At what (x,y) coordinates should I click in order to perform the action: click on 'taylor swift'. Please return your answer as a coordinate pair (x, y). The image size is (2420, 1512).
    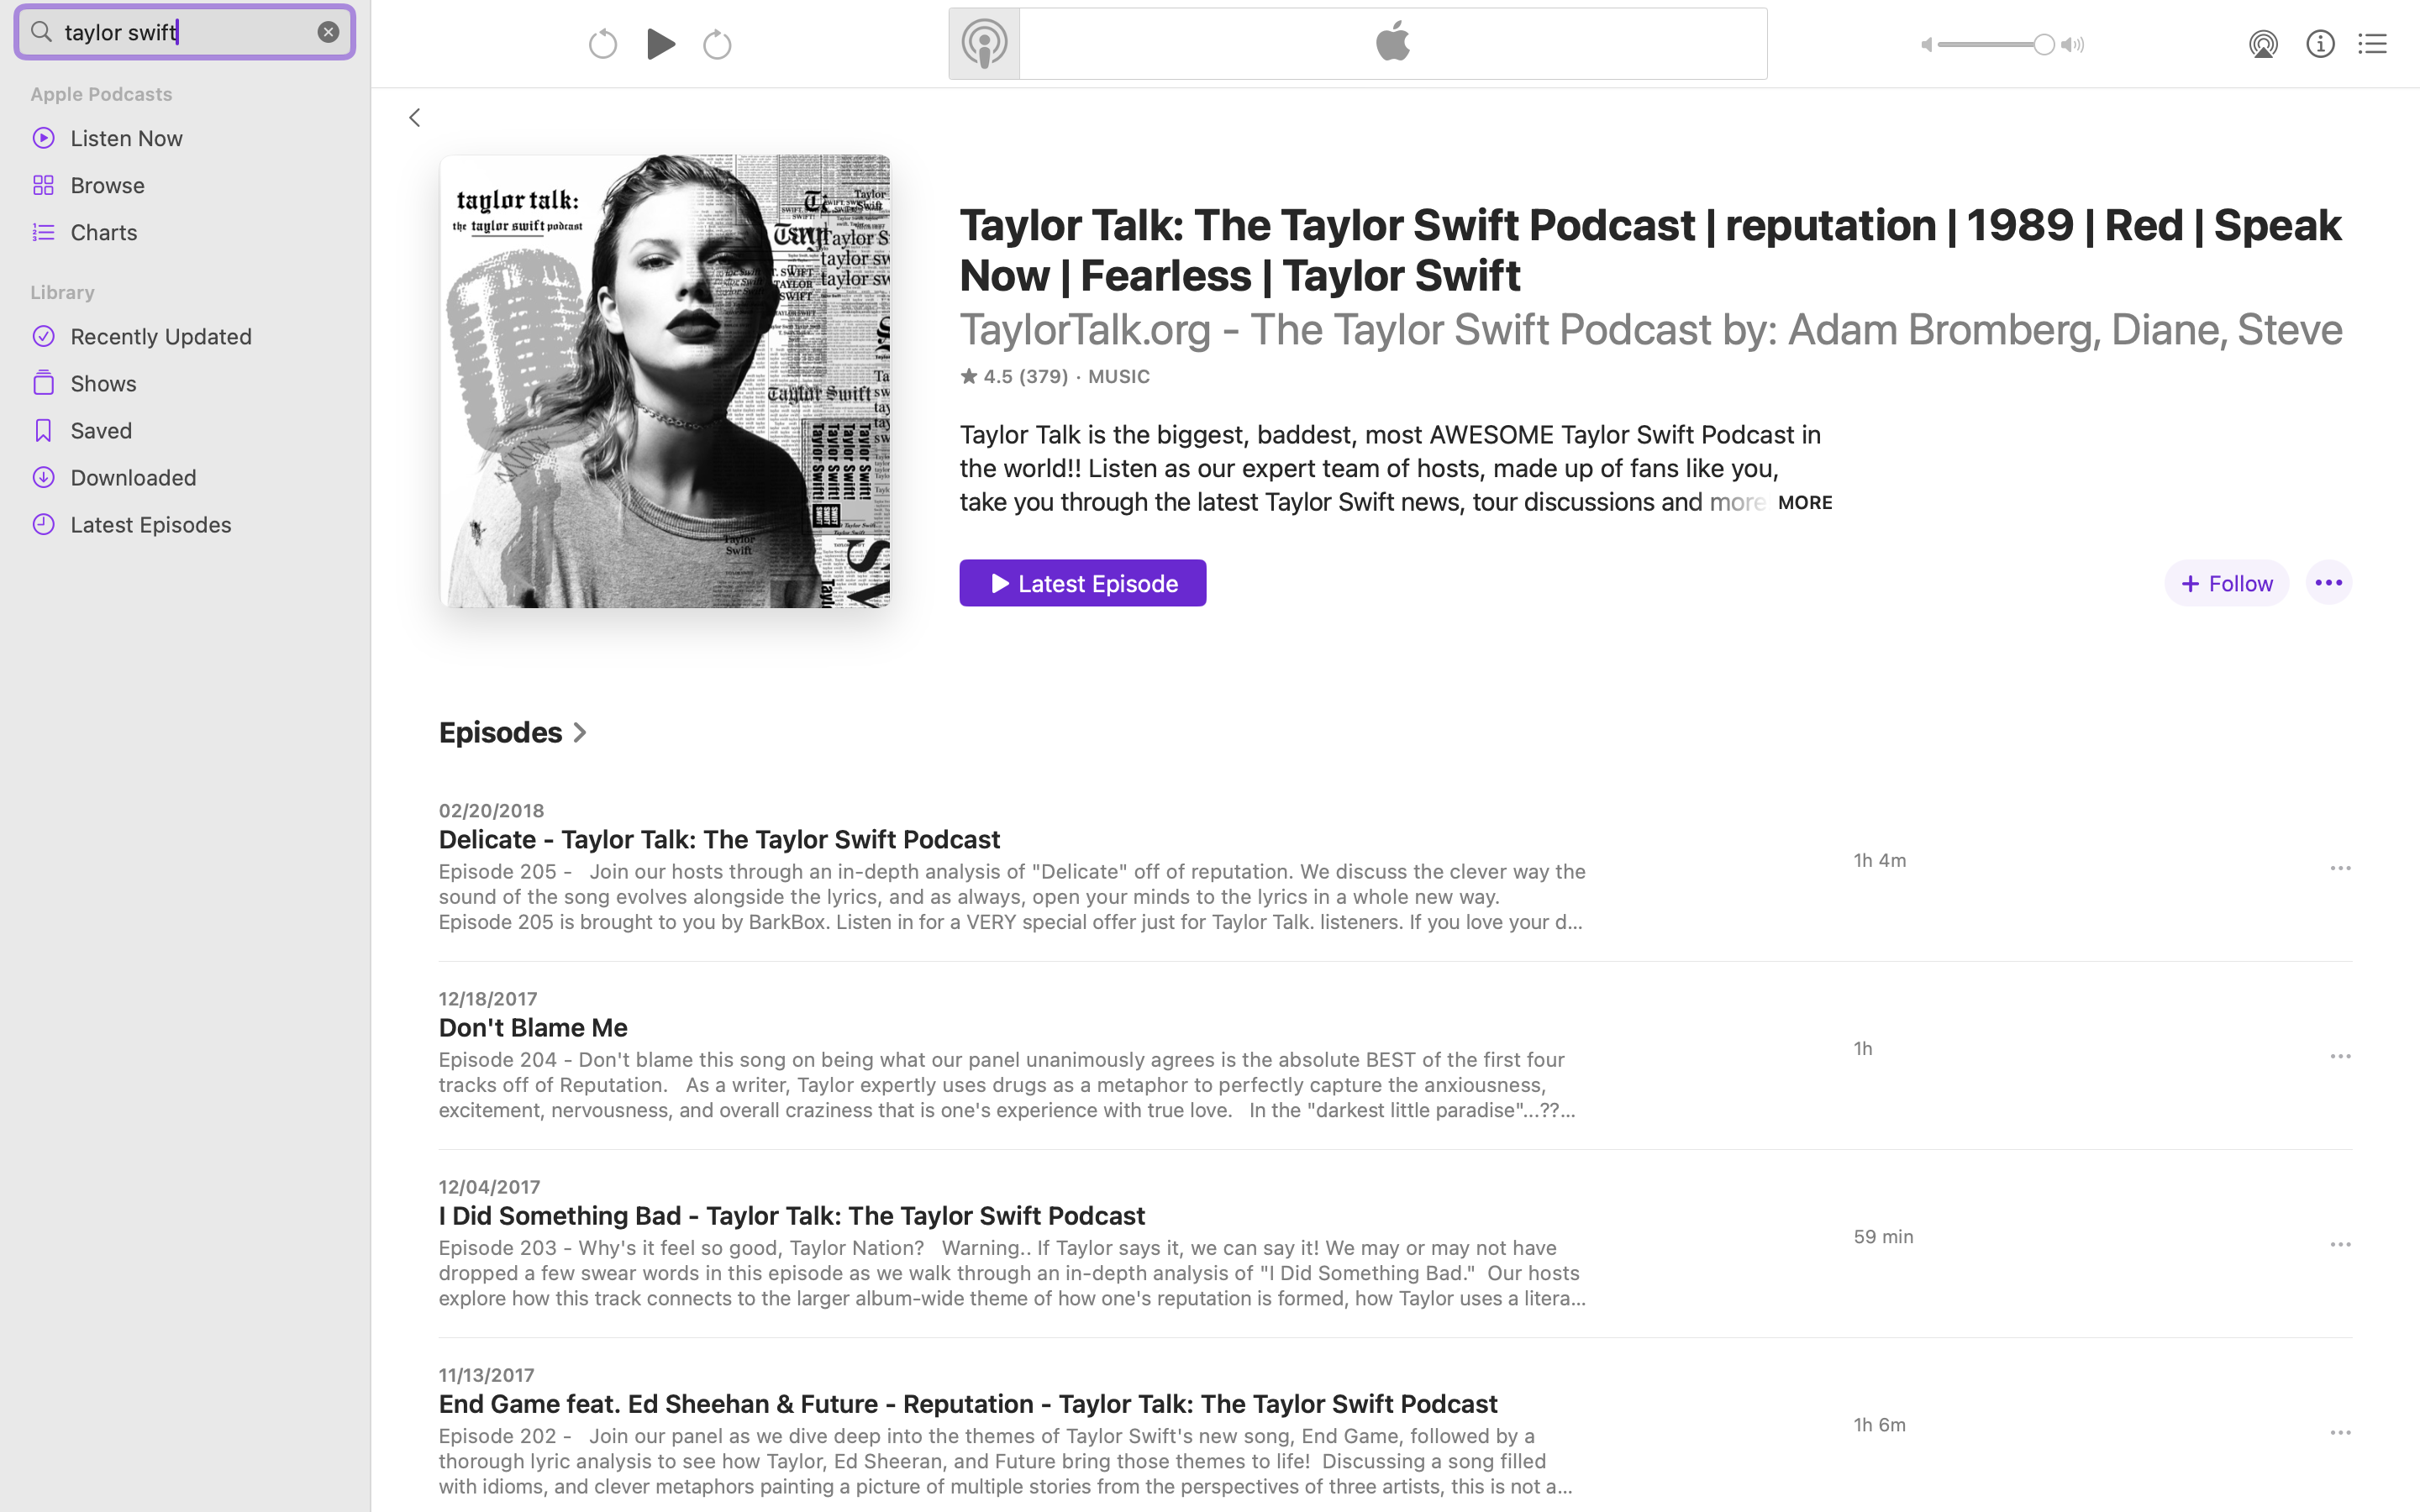
    Looking at the image, I should click on (185, 30).